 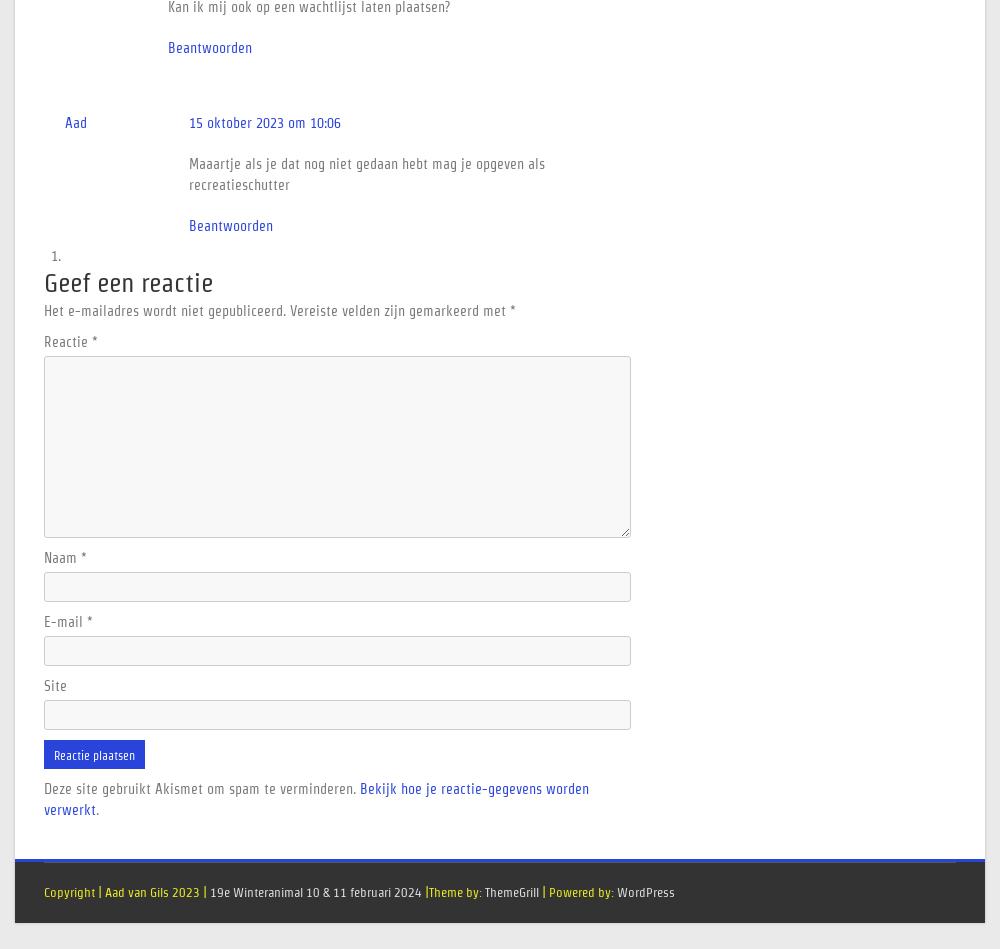 What do you see at coordinates (55, 686) in the screenshot?
I see `'Site'` at bounding box center [55, 686].